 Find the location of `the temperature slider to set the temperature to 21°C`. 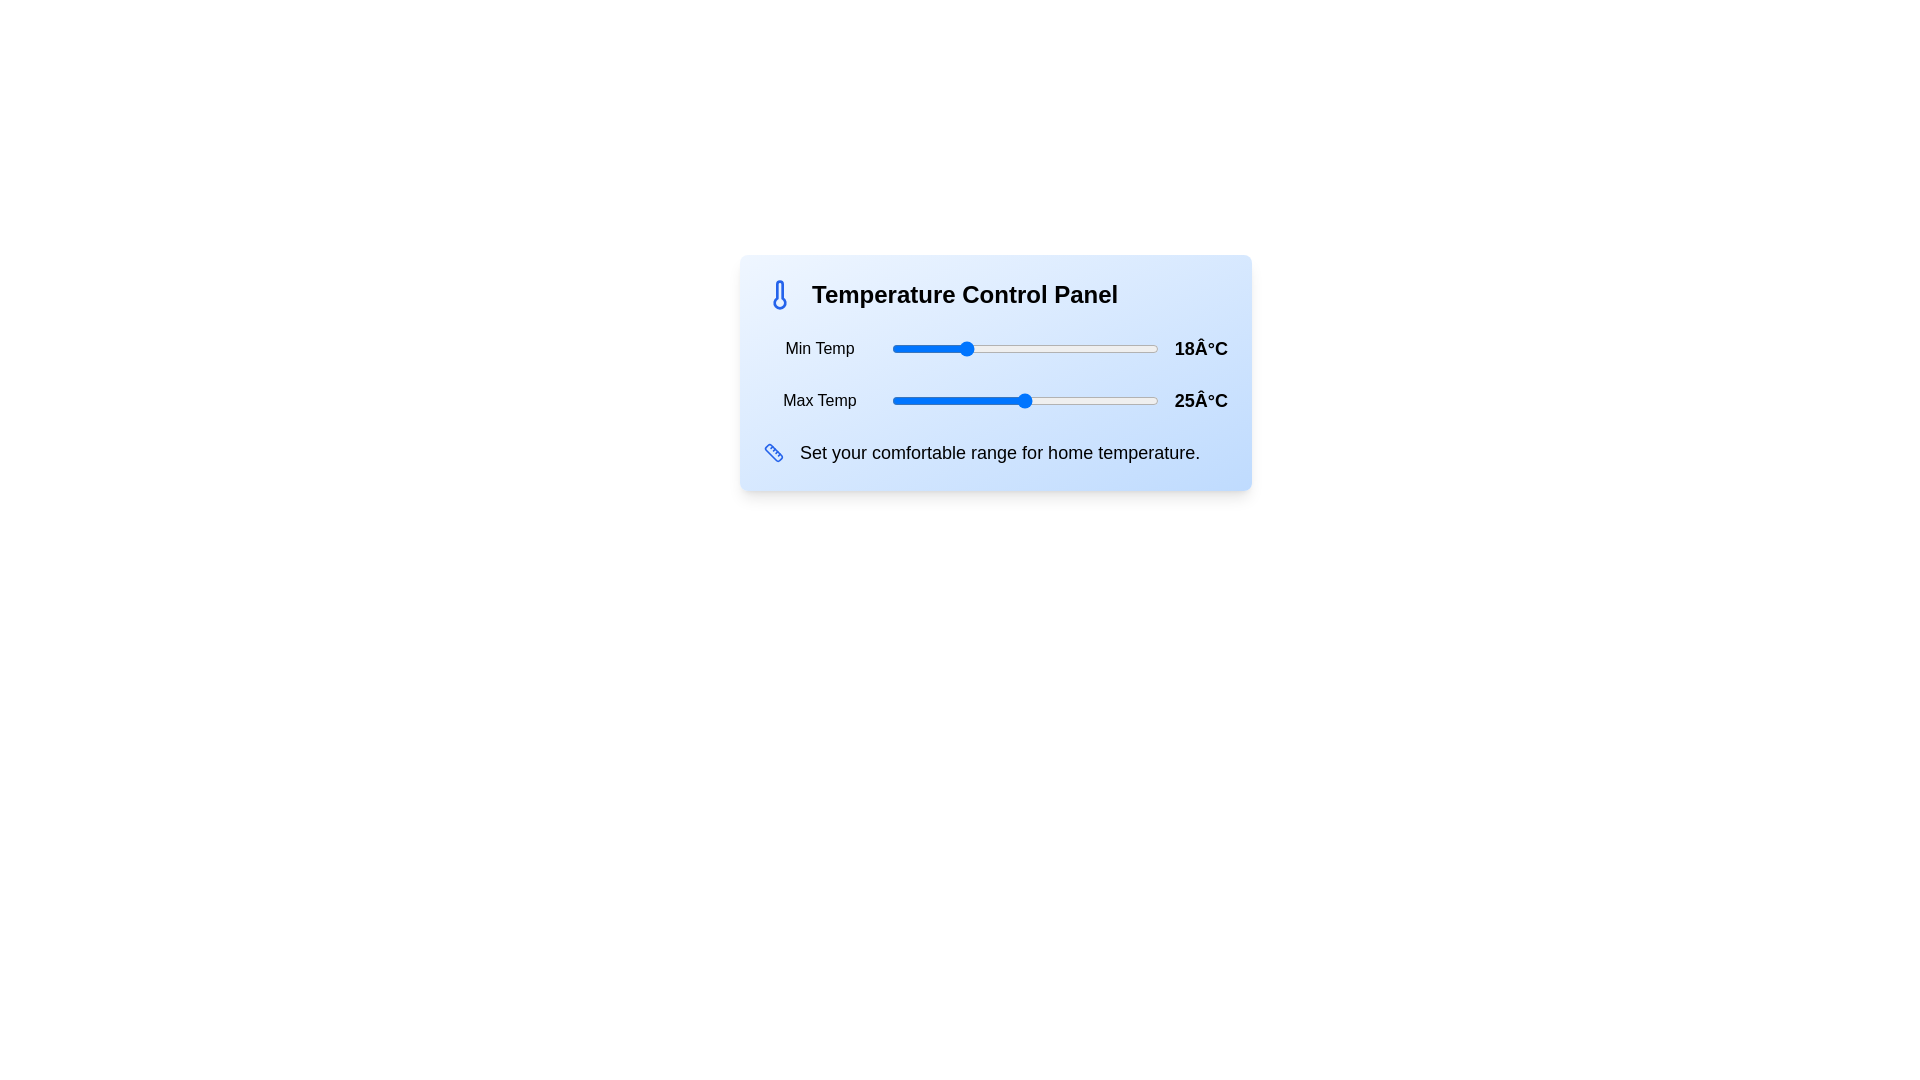

the temperature slider to set the temperature to 21°C is located at coordinates (989, 347).